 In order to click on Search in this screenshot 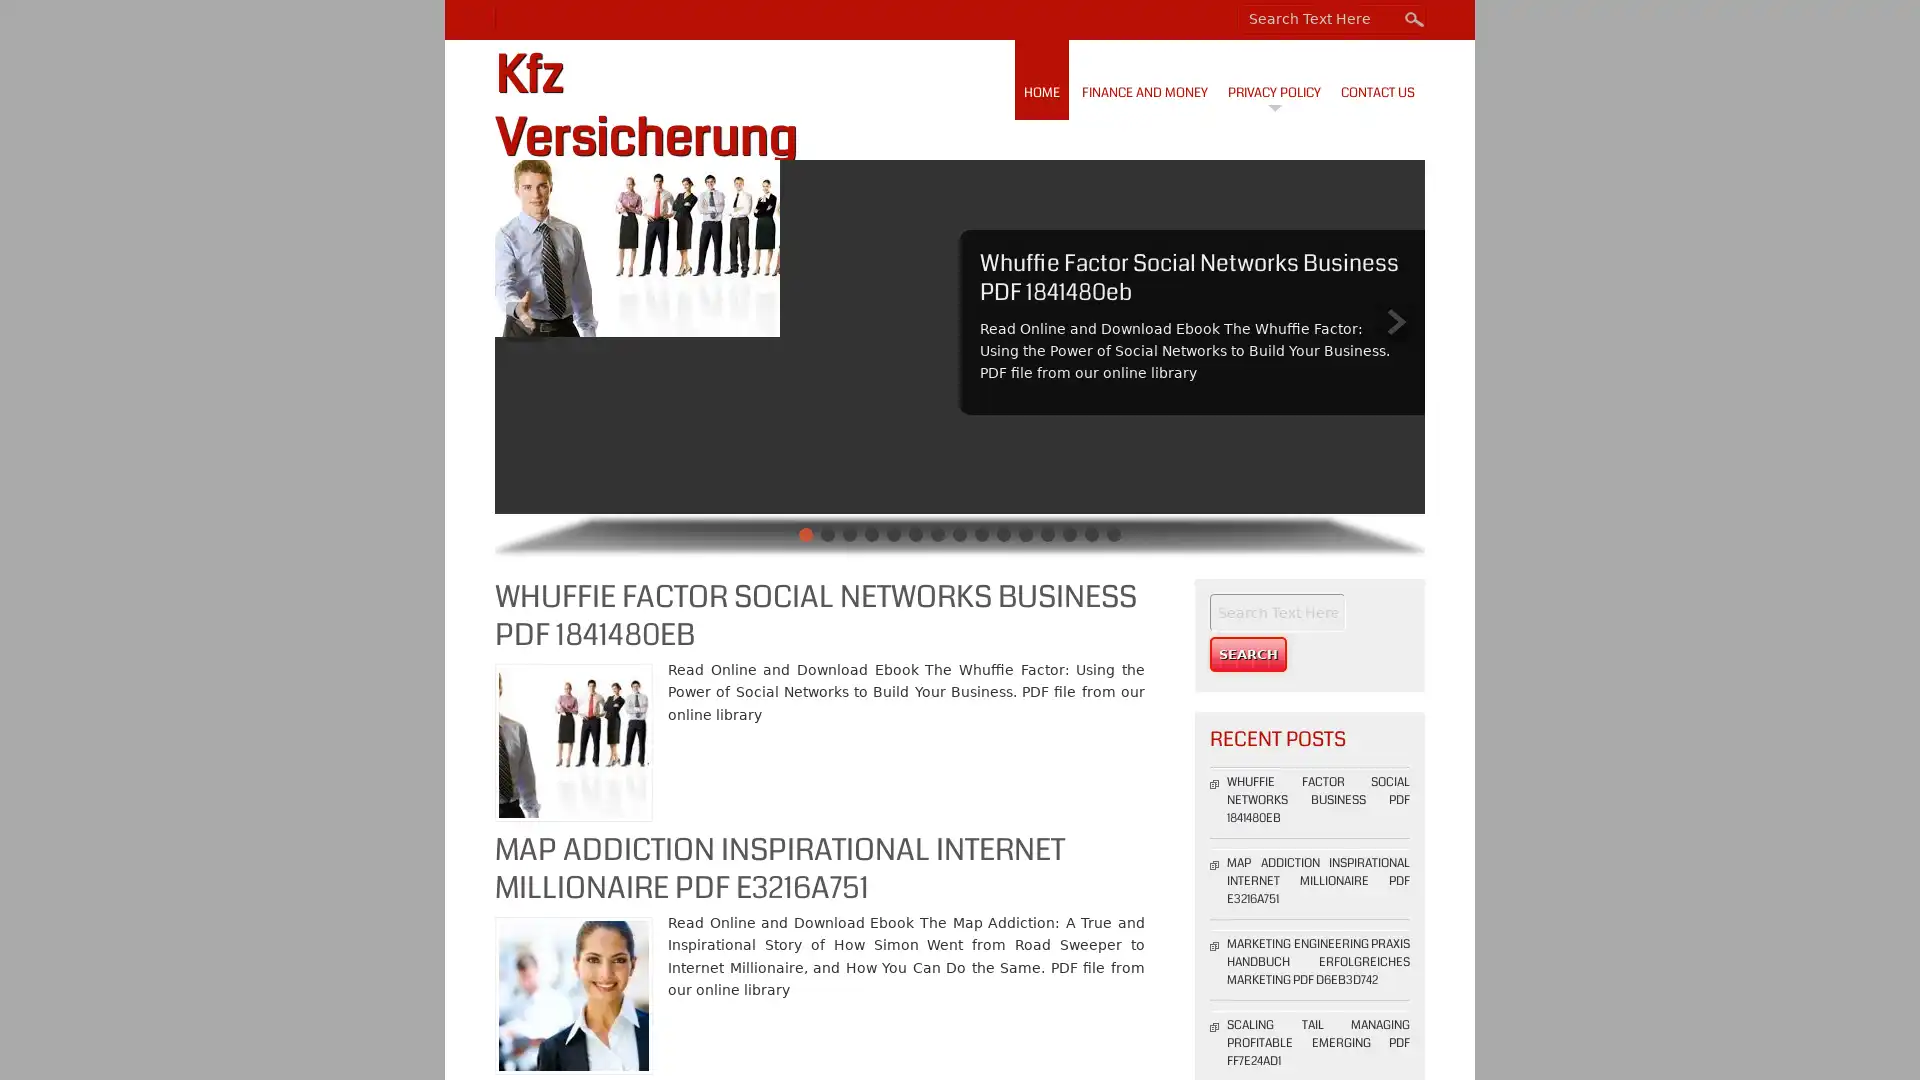, I will do `click(1247, 654)`.